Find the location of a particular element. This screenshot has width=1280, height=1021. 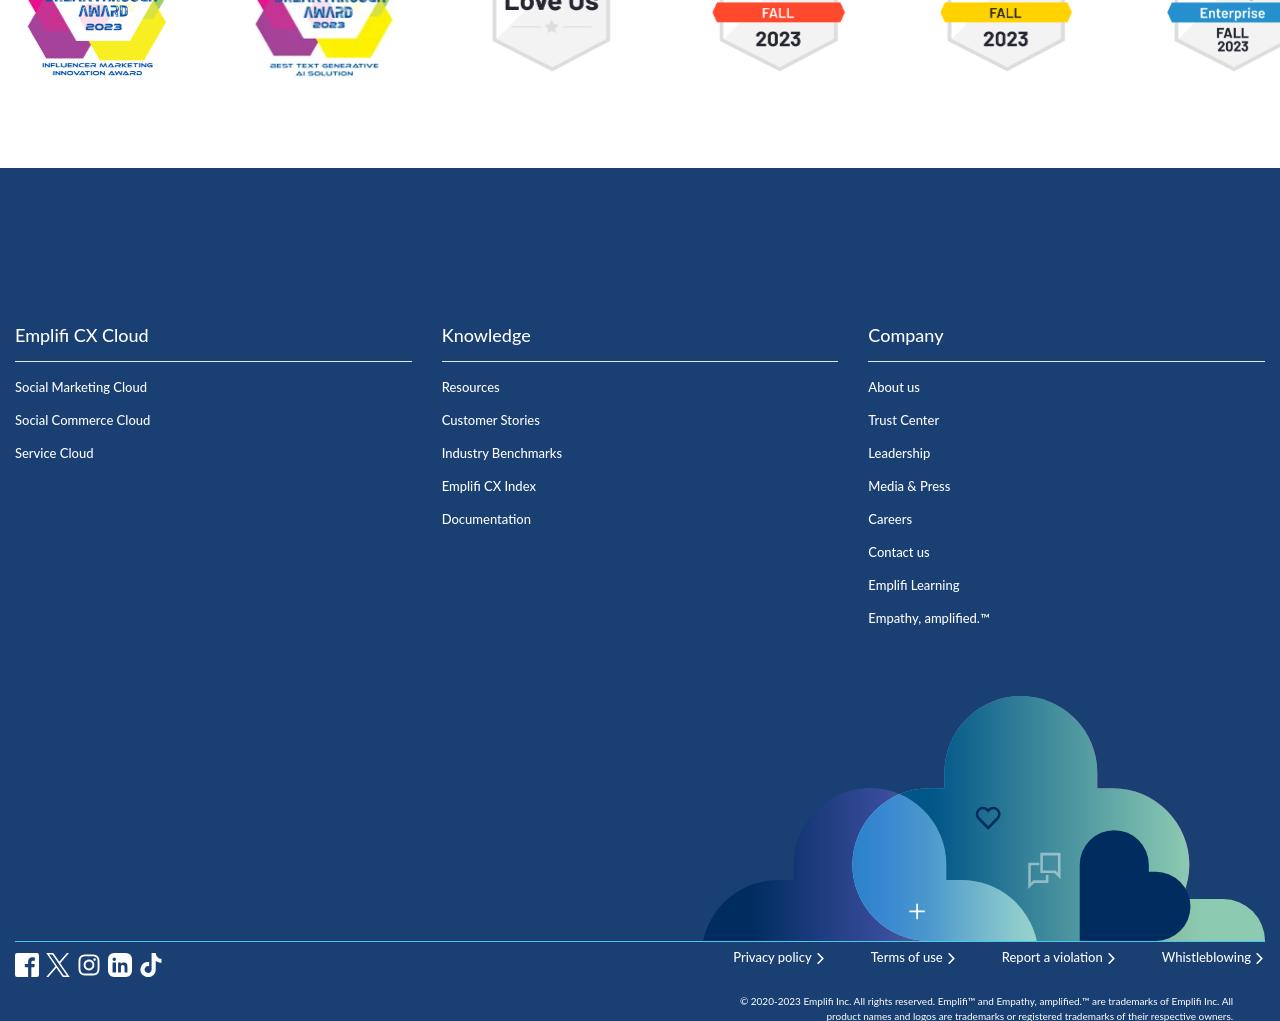

'Trust Center' is located at coordinates (902, 419).